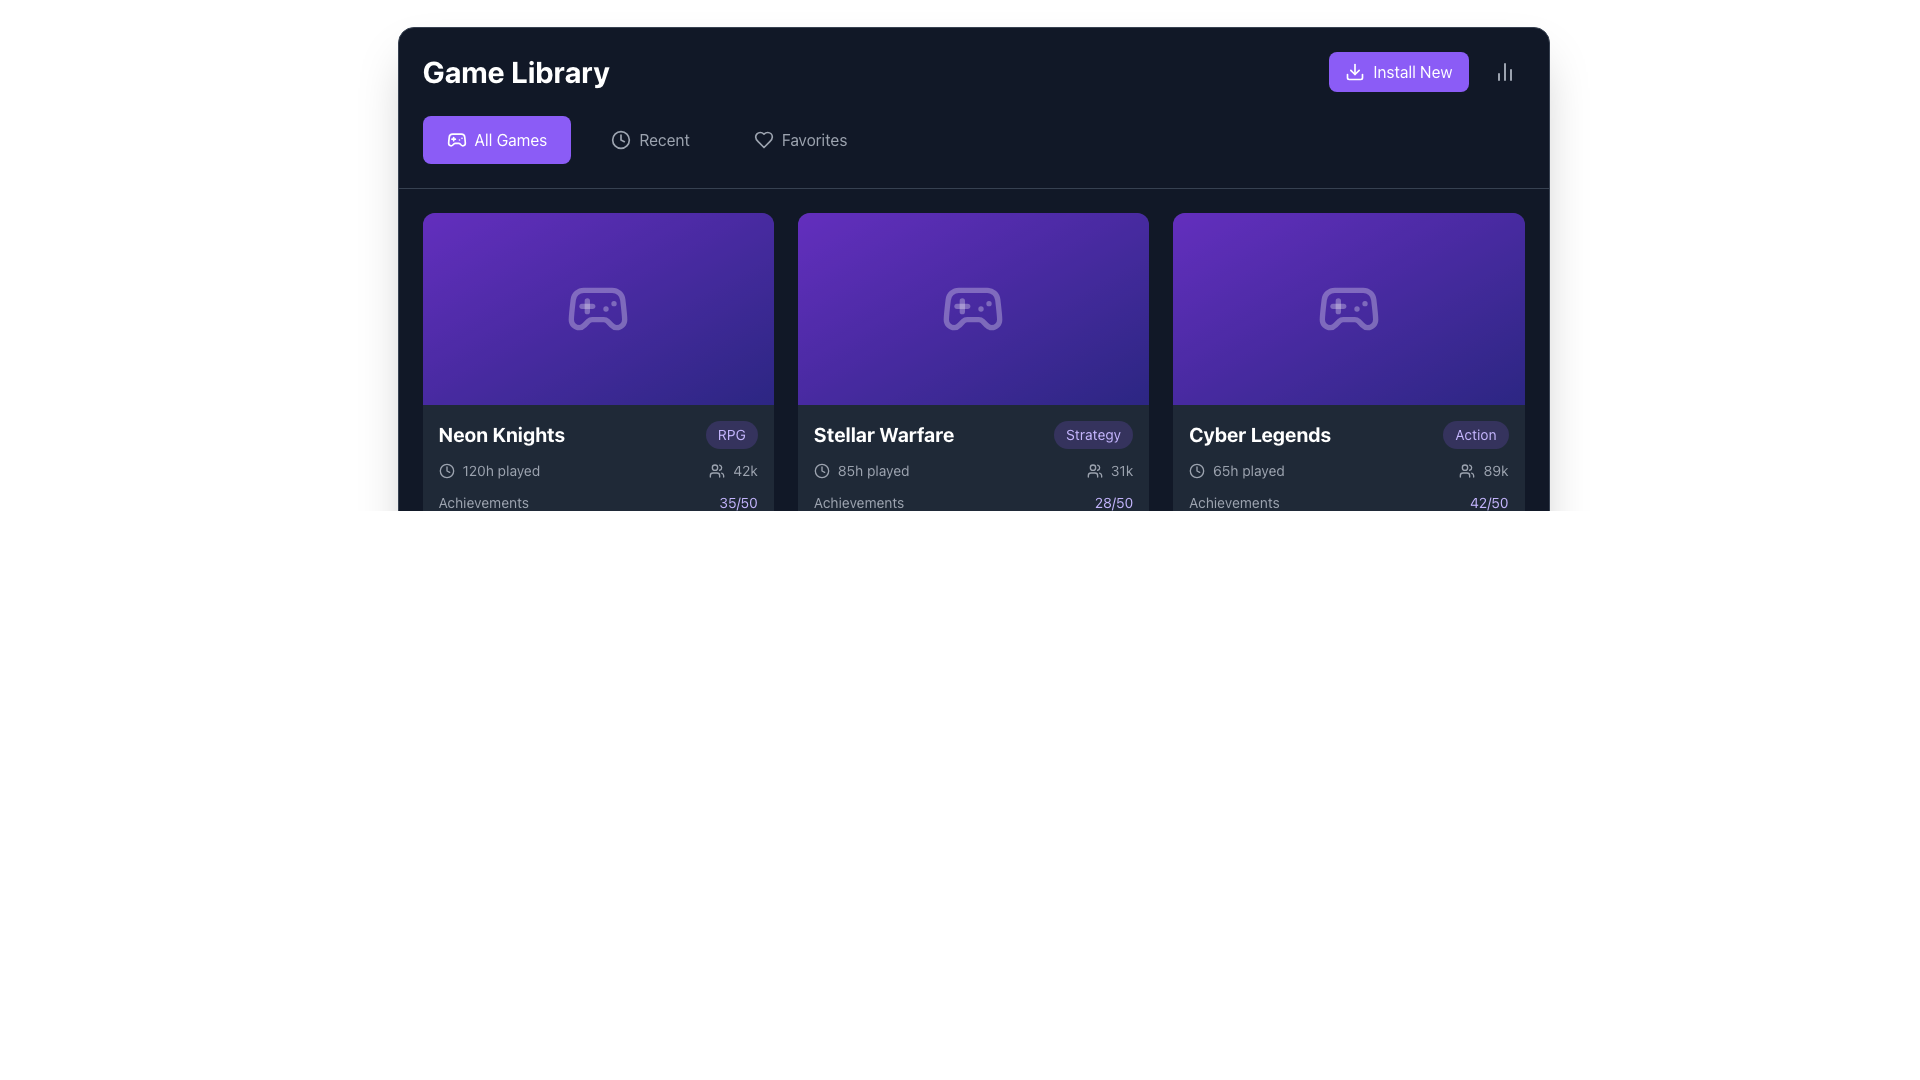 This screenshot has height=1080, width=1920. What do you see at coordinates (1397, 71) in the screenshot?
I see `the 'Install New' button with rounded corners and a violet background, located in the top-right corner of the interface, to provide visual feedback indicating interactivity` at bounding box center [1397, 71].